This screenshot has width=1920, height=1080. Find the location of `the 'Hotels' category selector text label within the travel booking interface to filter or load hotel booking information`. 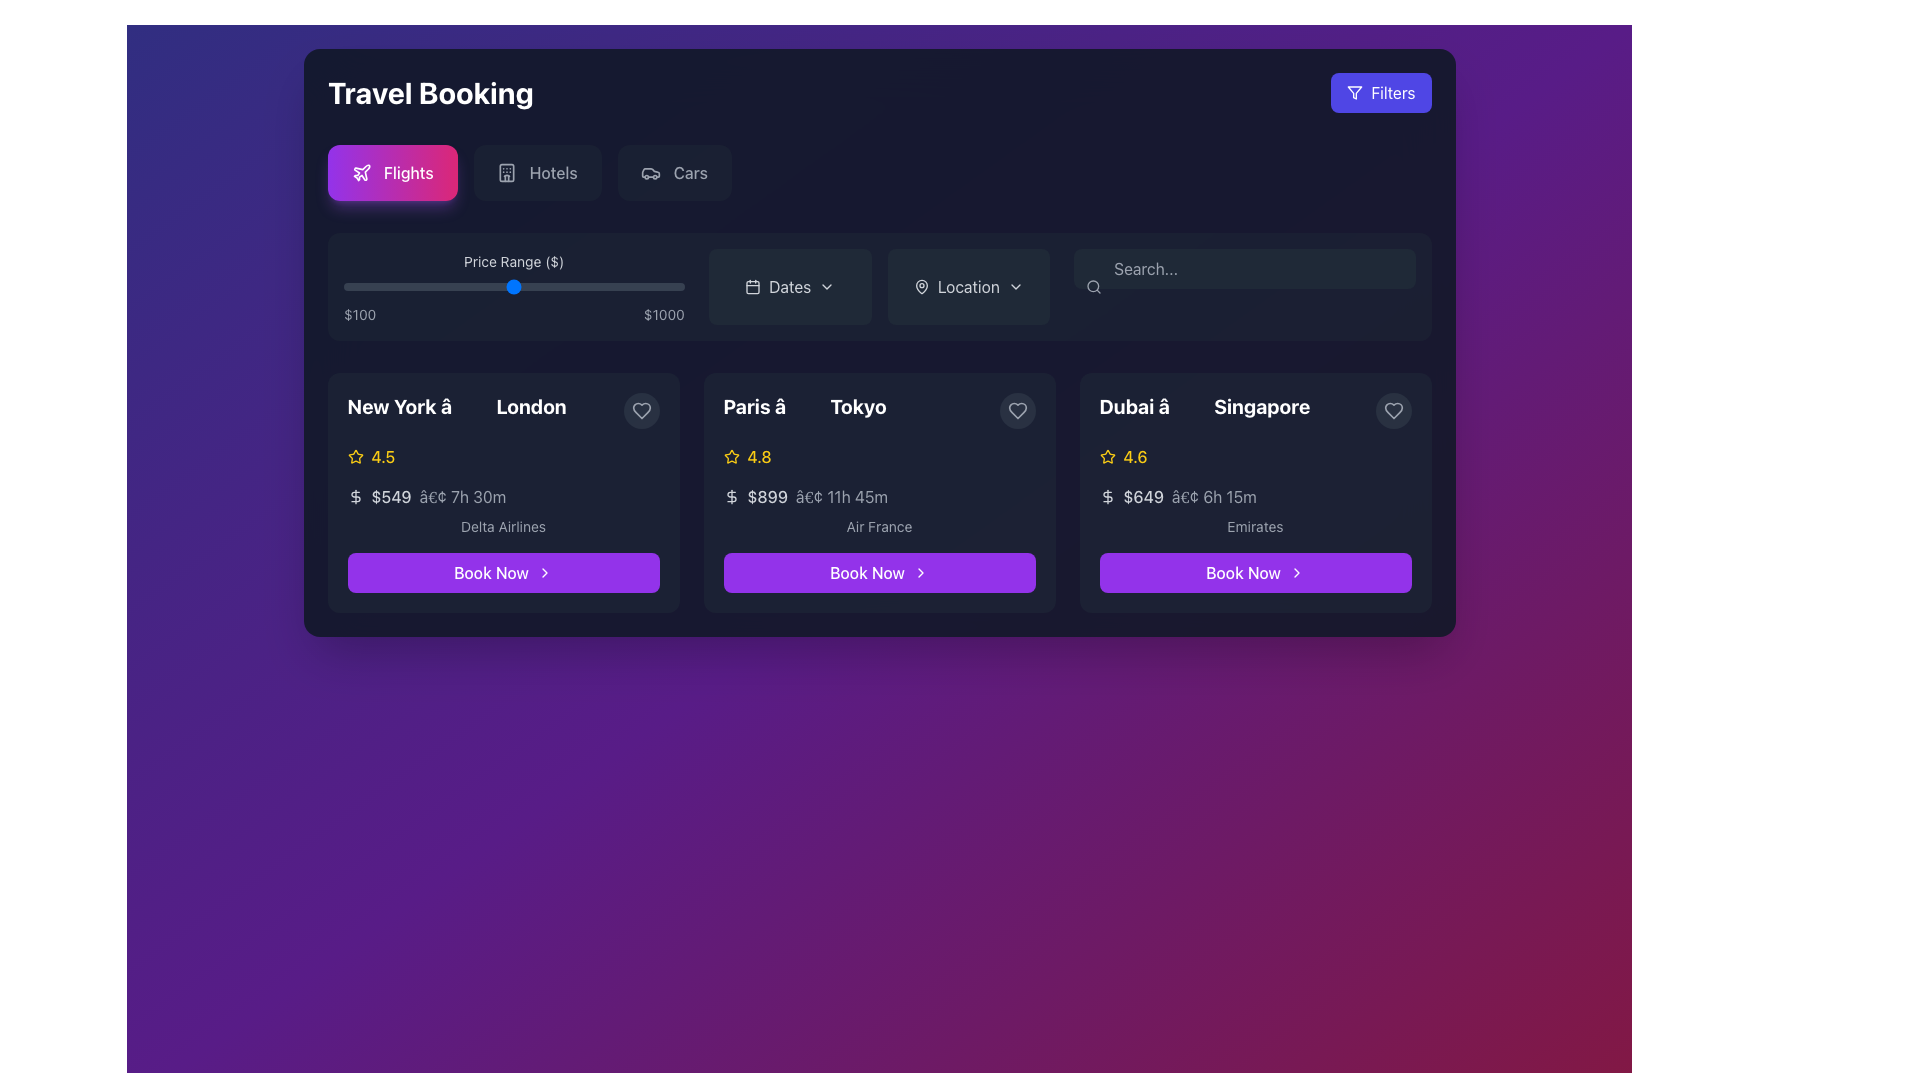

the 'Hotels' category selector text label within the travel booking interface to filter or load hotel booking information is located at coordinates (552, 172).